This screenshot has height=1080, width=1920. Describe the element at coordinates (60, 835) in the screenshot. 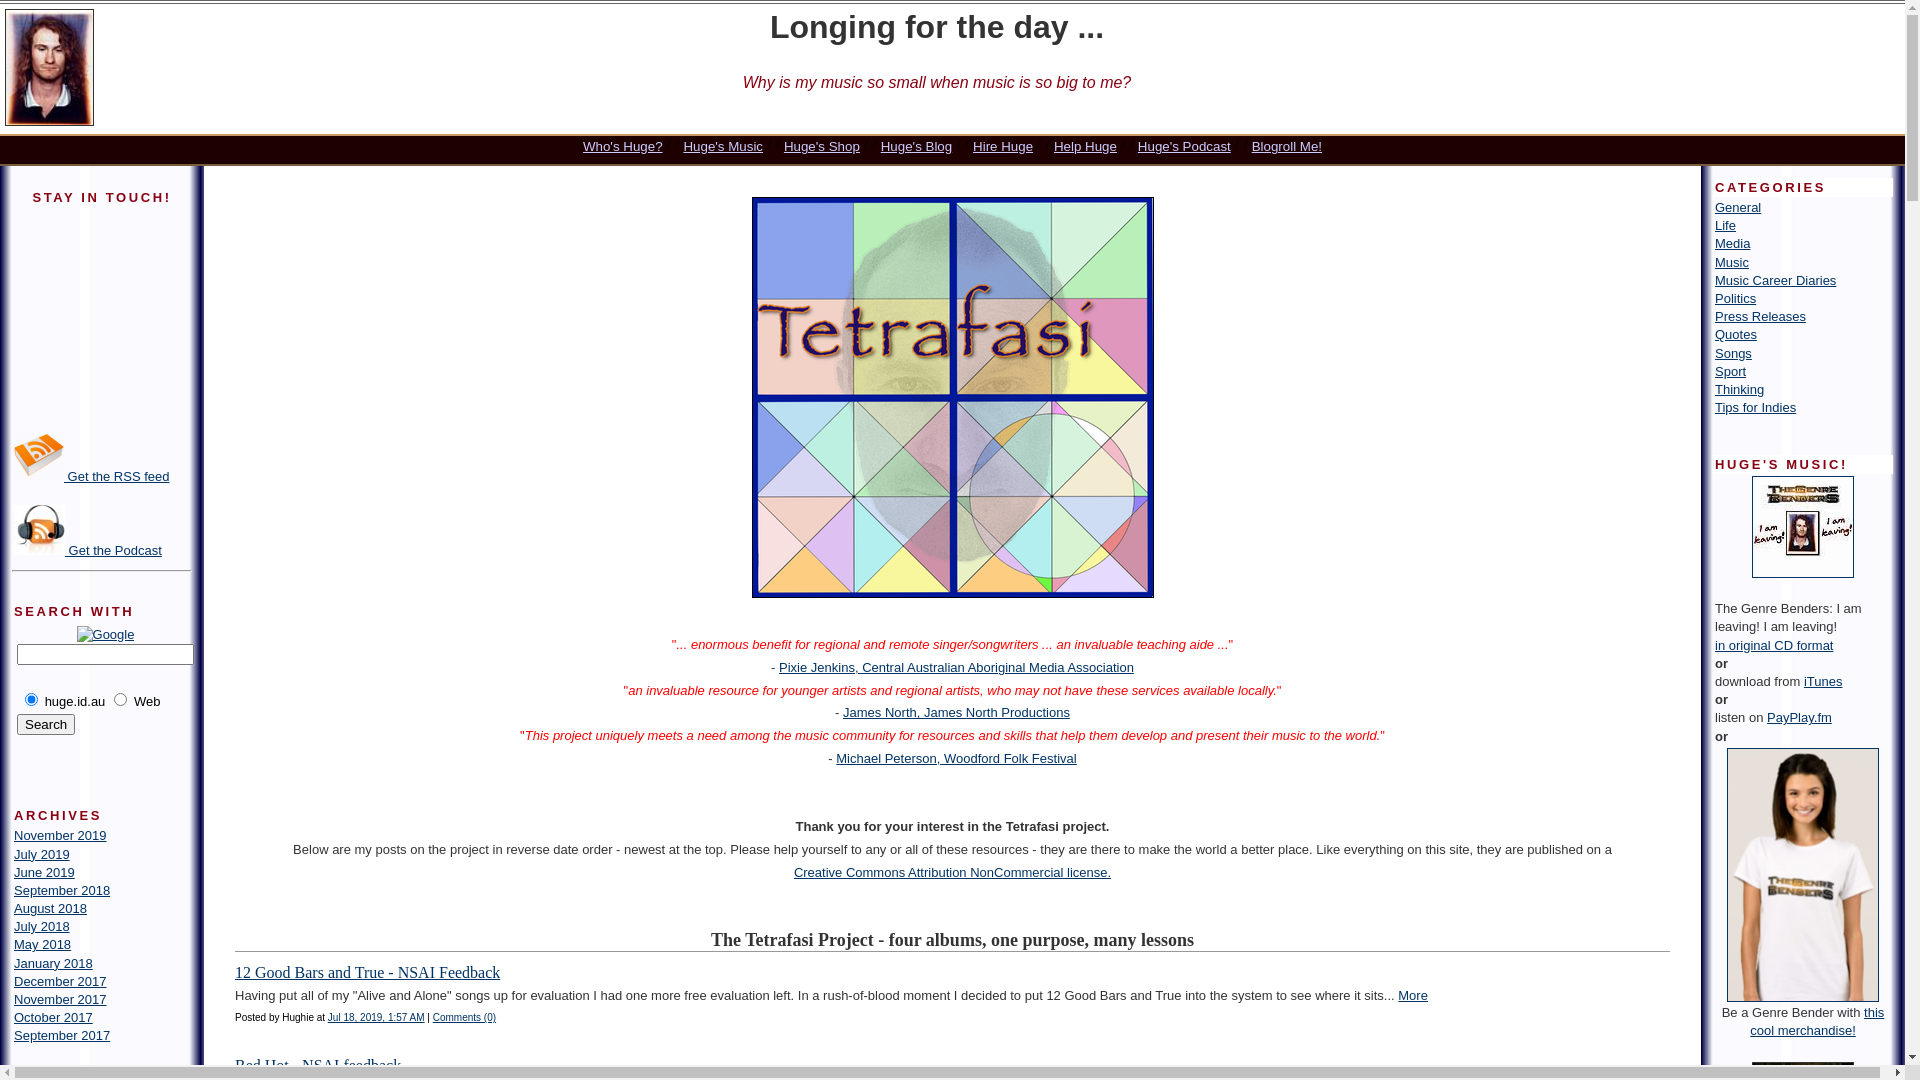

I see `'November 2019'` at that location.